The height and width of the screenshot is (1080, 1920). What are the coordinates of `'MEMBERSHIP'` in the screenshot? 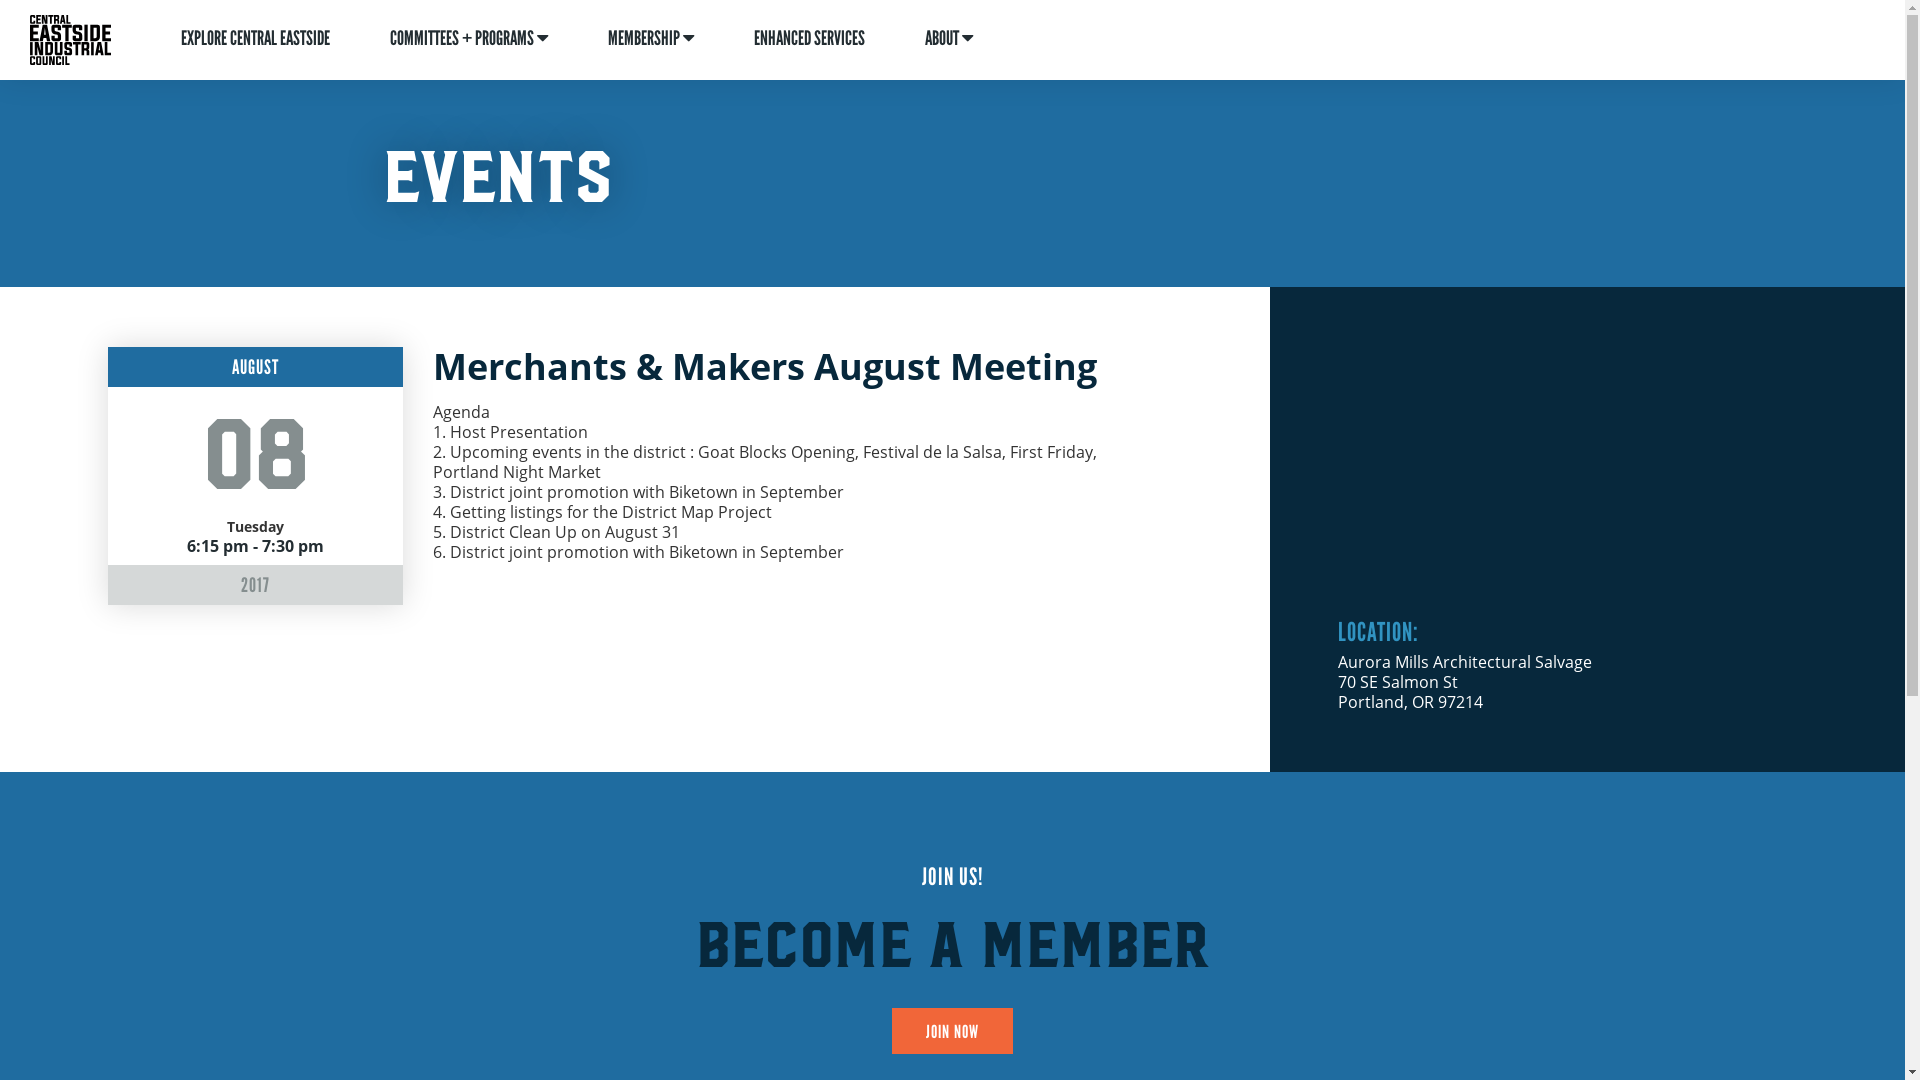 It's located at (576, 39).